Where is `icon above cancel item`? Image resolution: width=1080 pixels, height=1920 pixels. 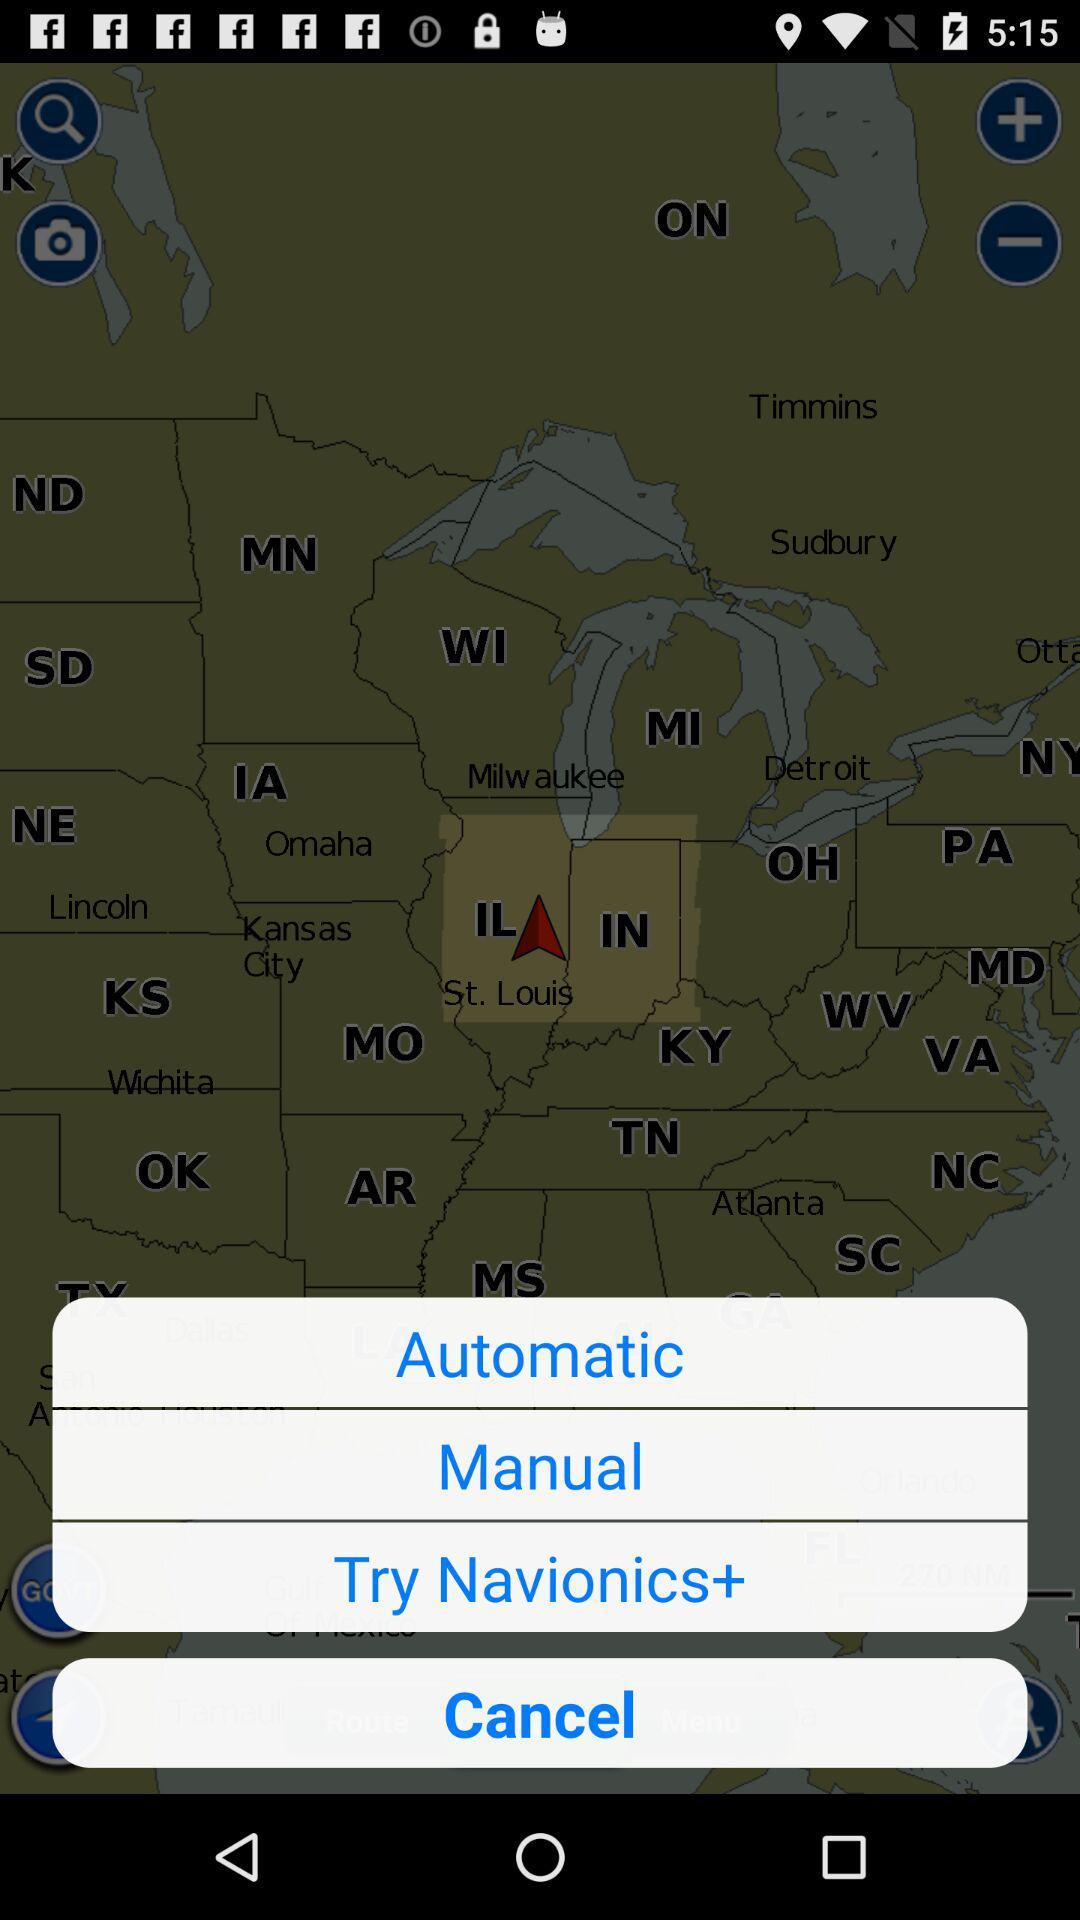 icon above cancel item is located at coordinates (540, 1576).